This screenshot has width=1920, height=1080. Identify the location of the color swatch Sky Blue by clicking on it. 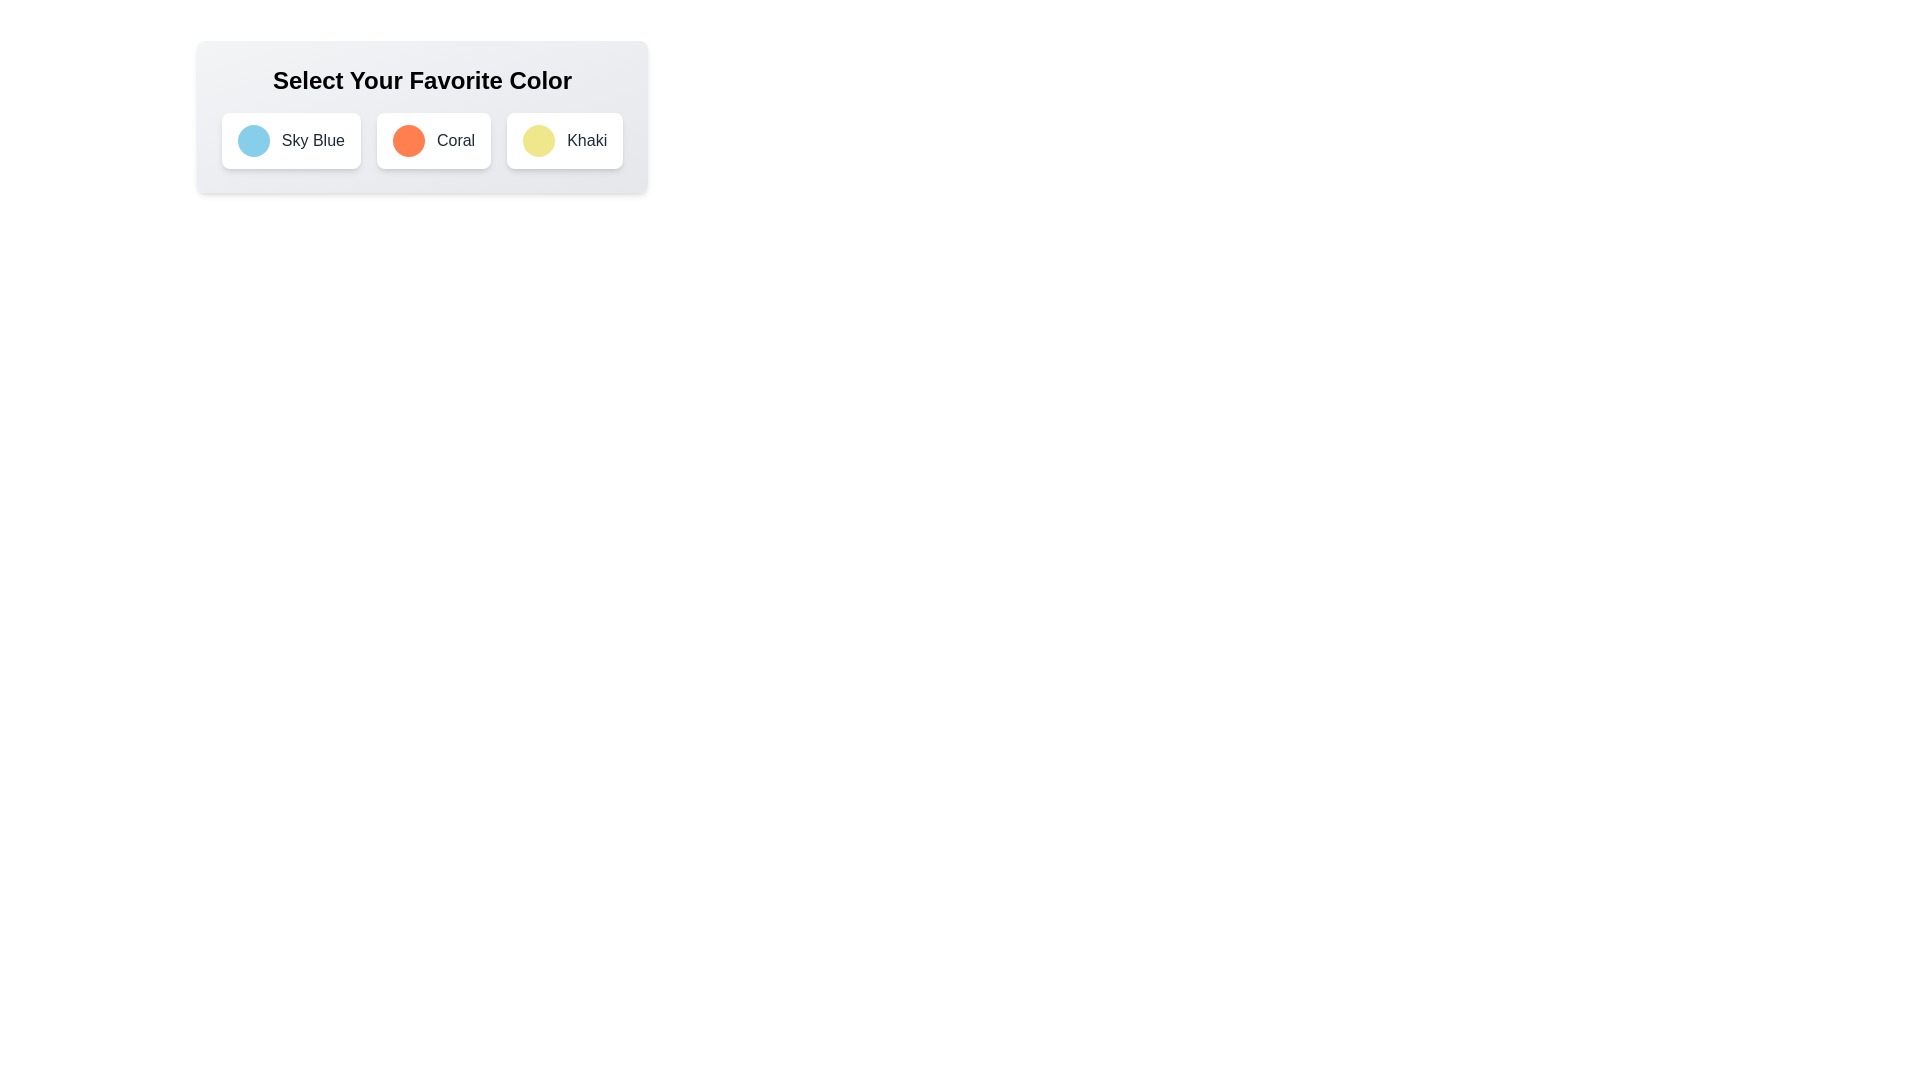
(252, 140).